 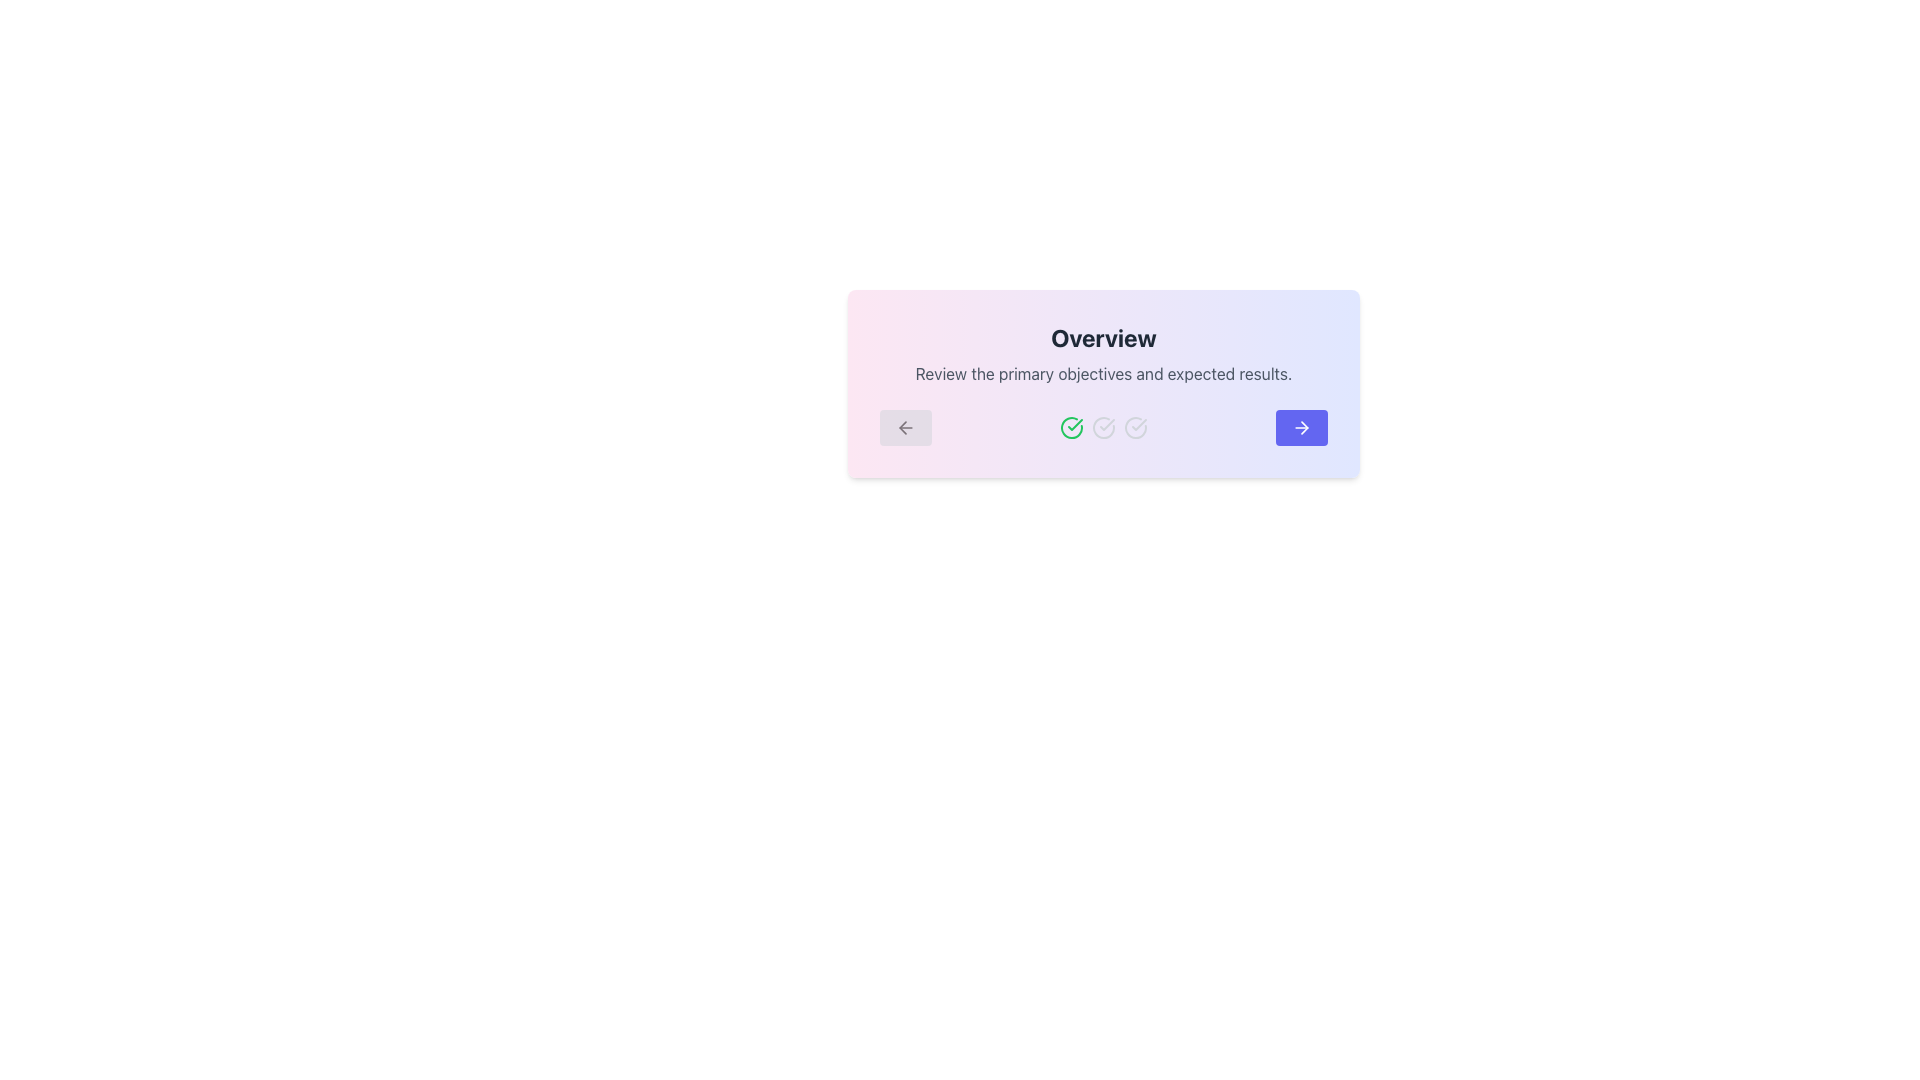 What do you see at coordinates (901, 427) in the screenshot?
I see `left-pointing arrow SVG element, which serves as a navigational icon for a backward action, for debugging purposes` at bounding box center [901, 427].